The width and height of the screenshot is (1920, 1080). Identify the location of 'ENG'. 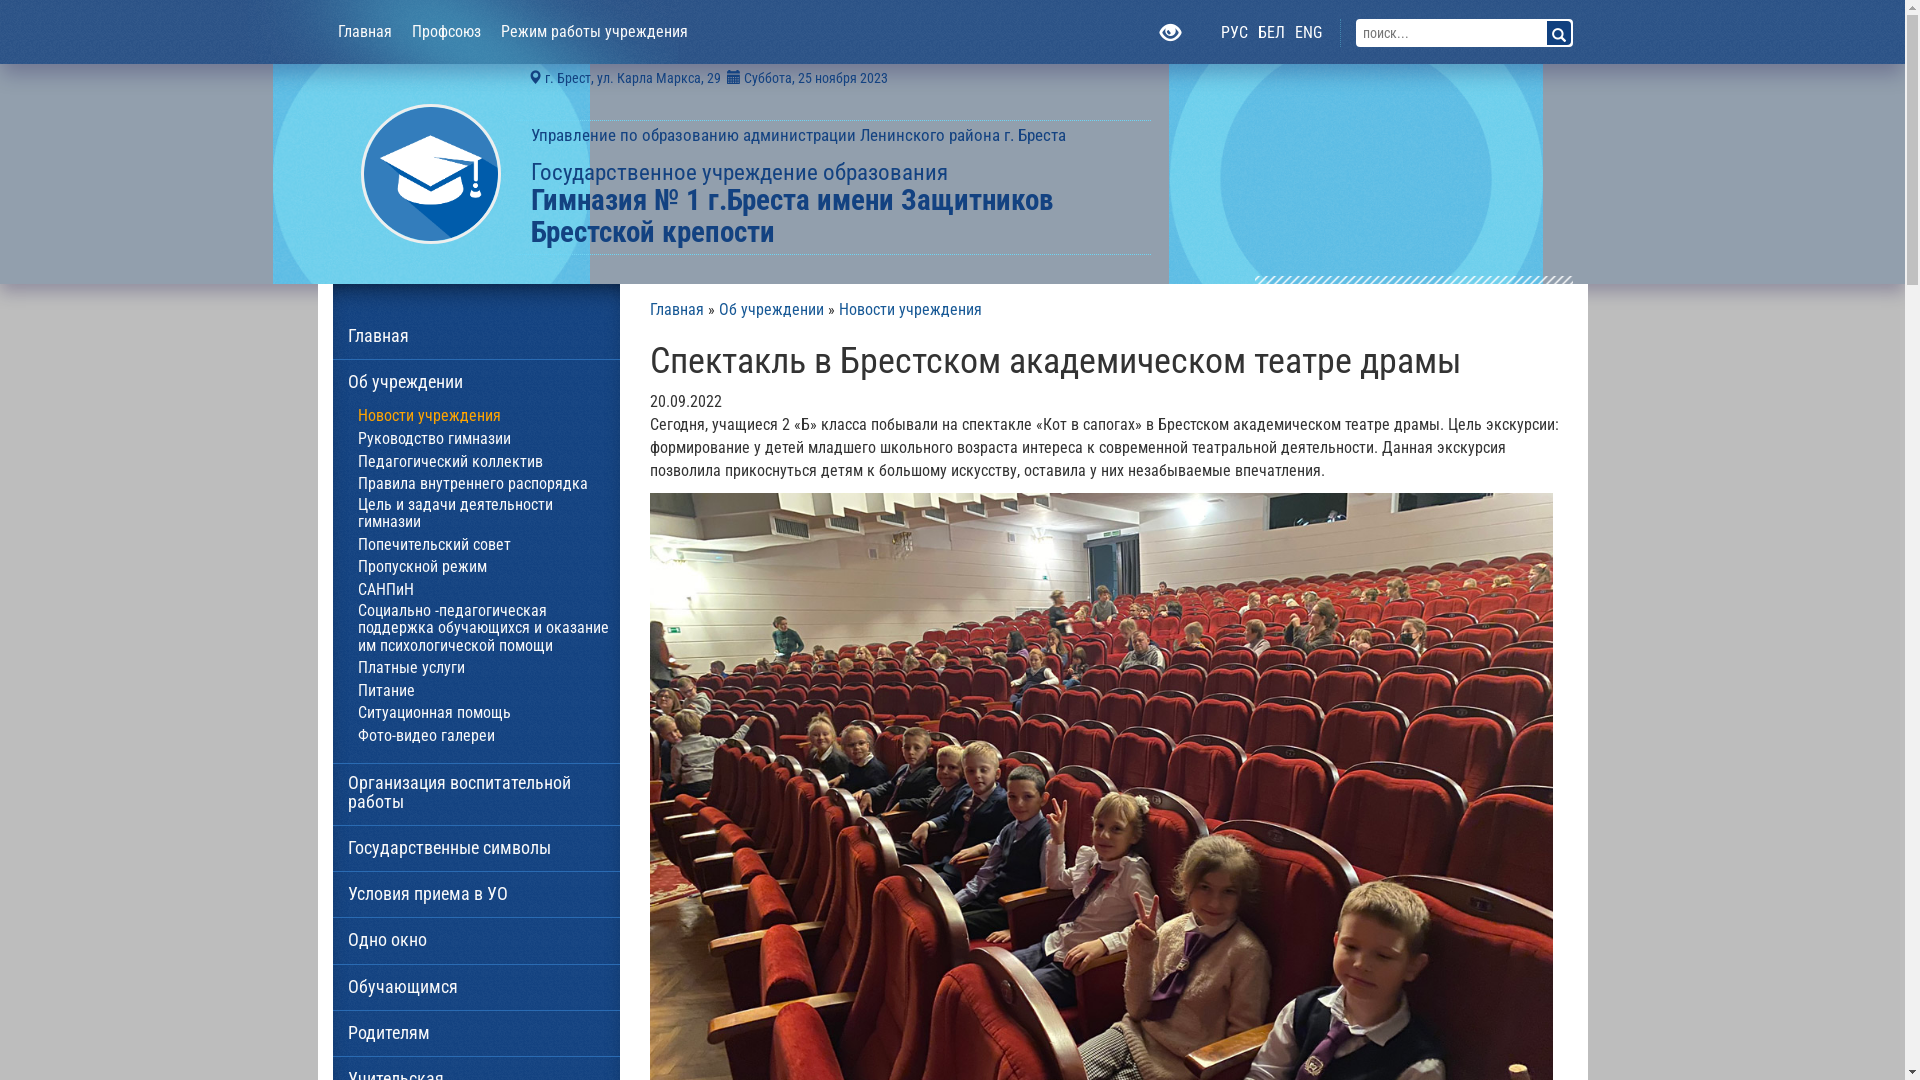
(1308, 33).